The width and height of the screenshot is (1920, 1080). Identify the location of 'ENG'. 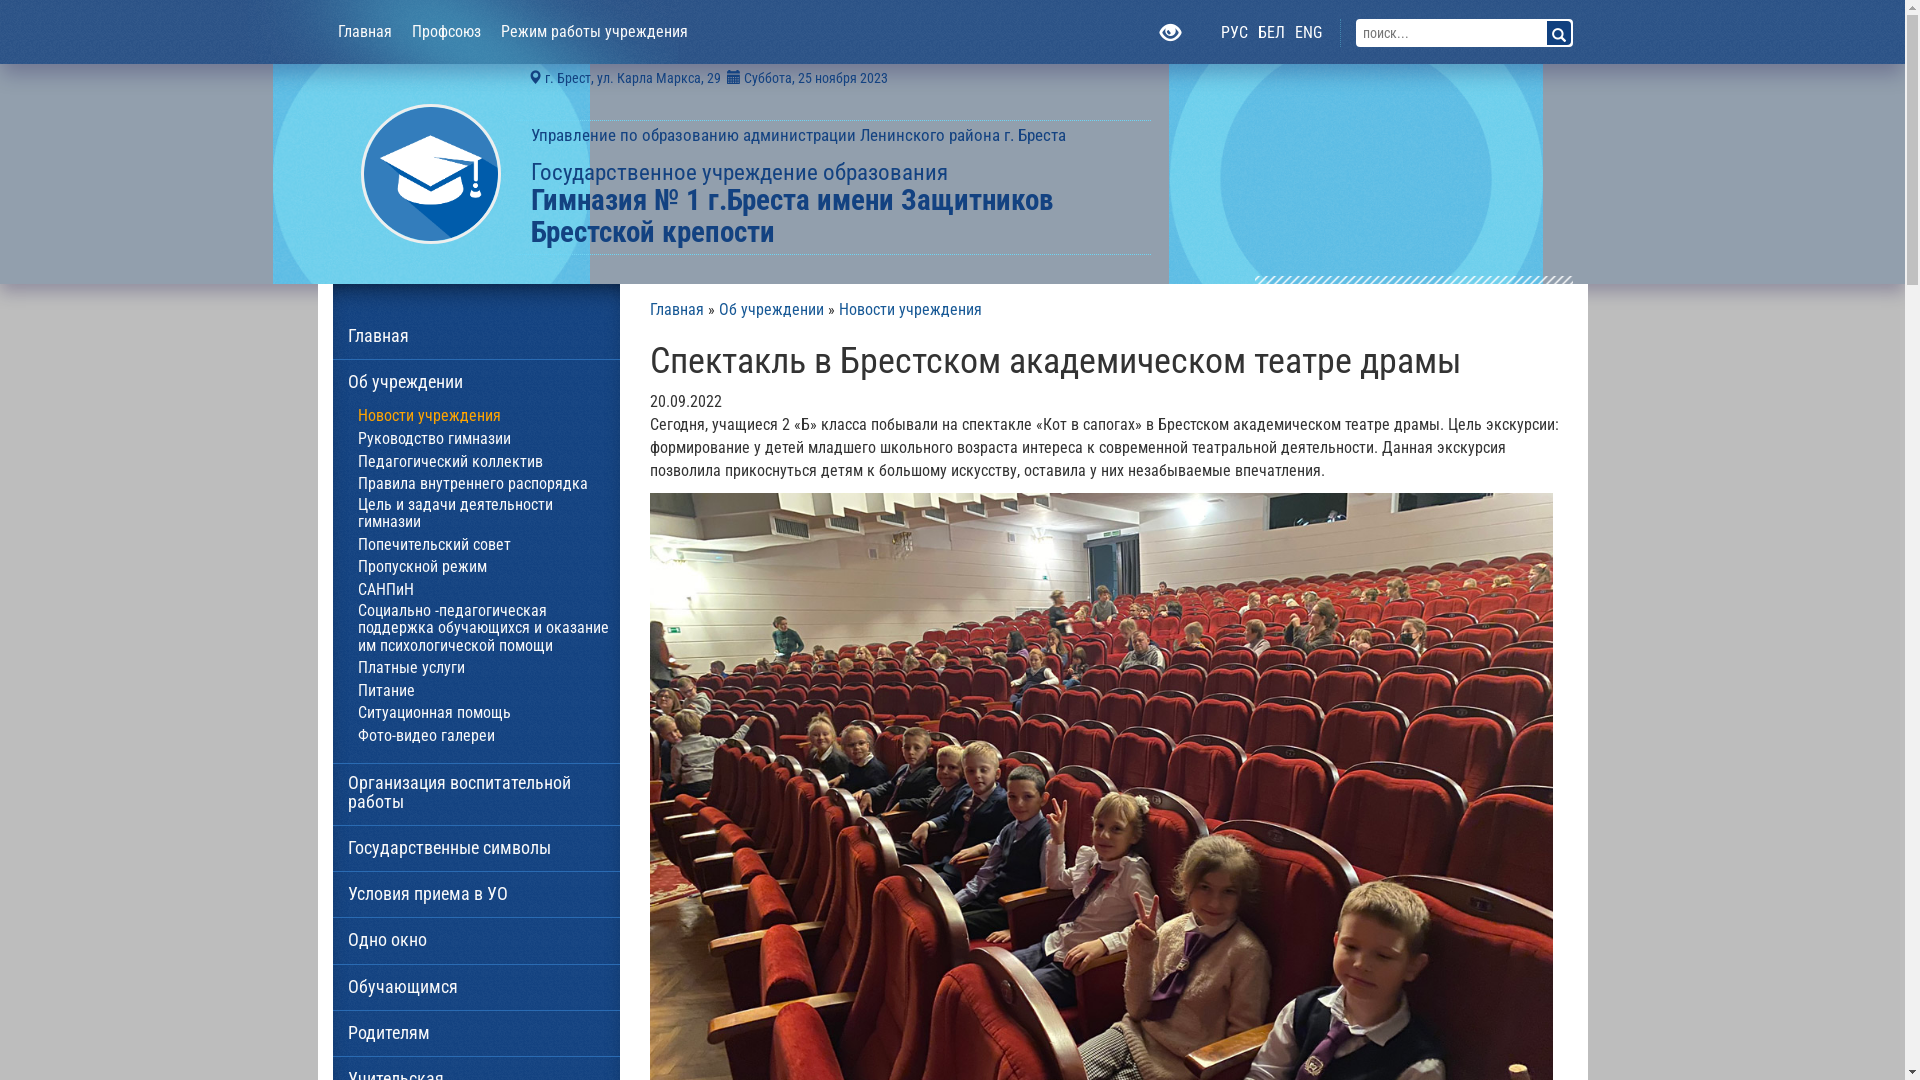
(1308, 33).